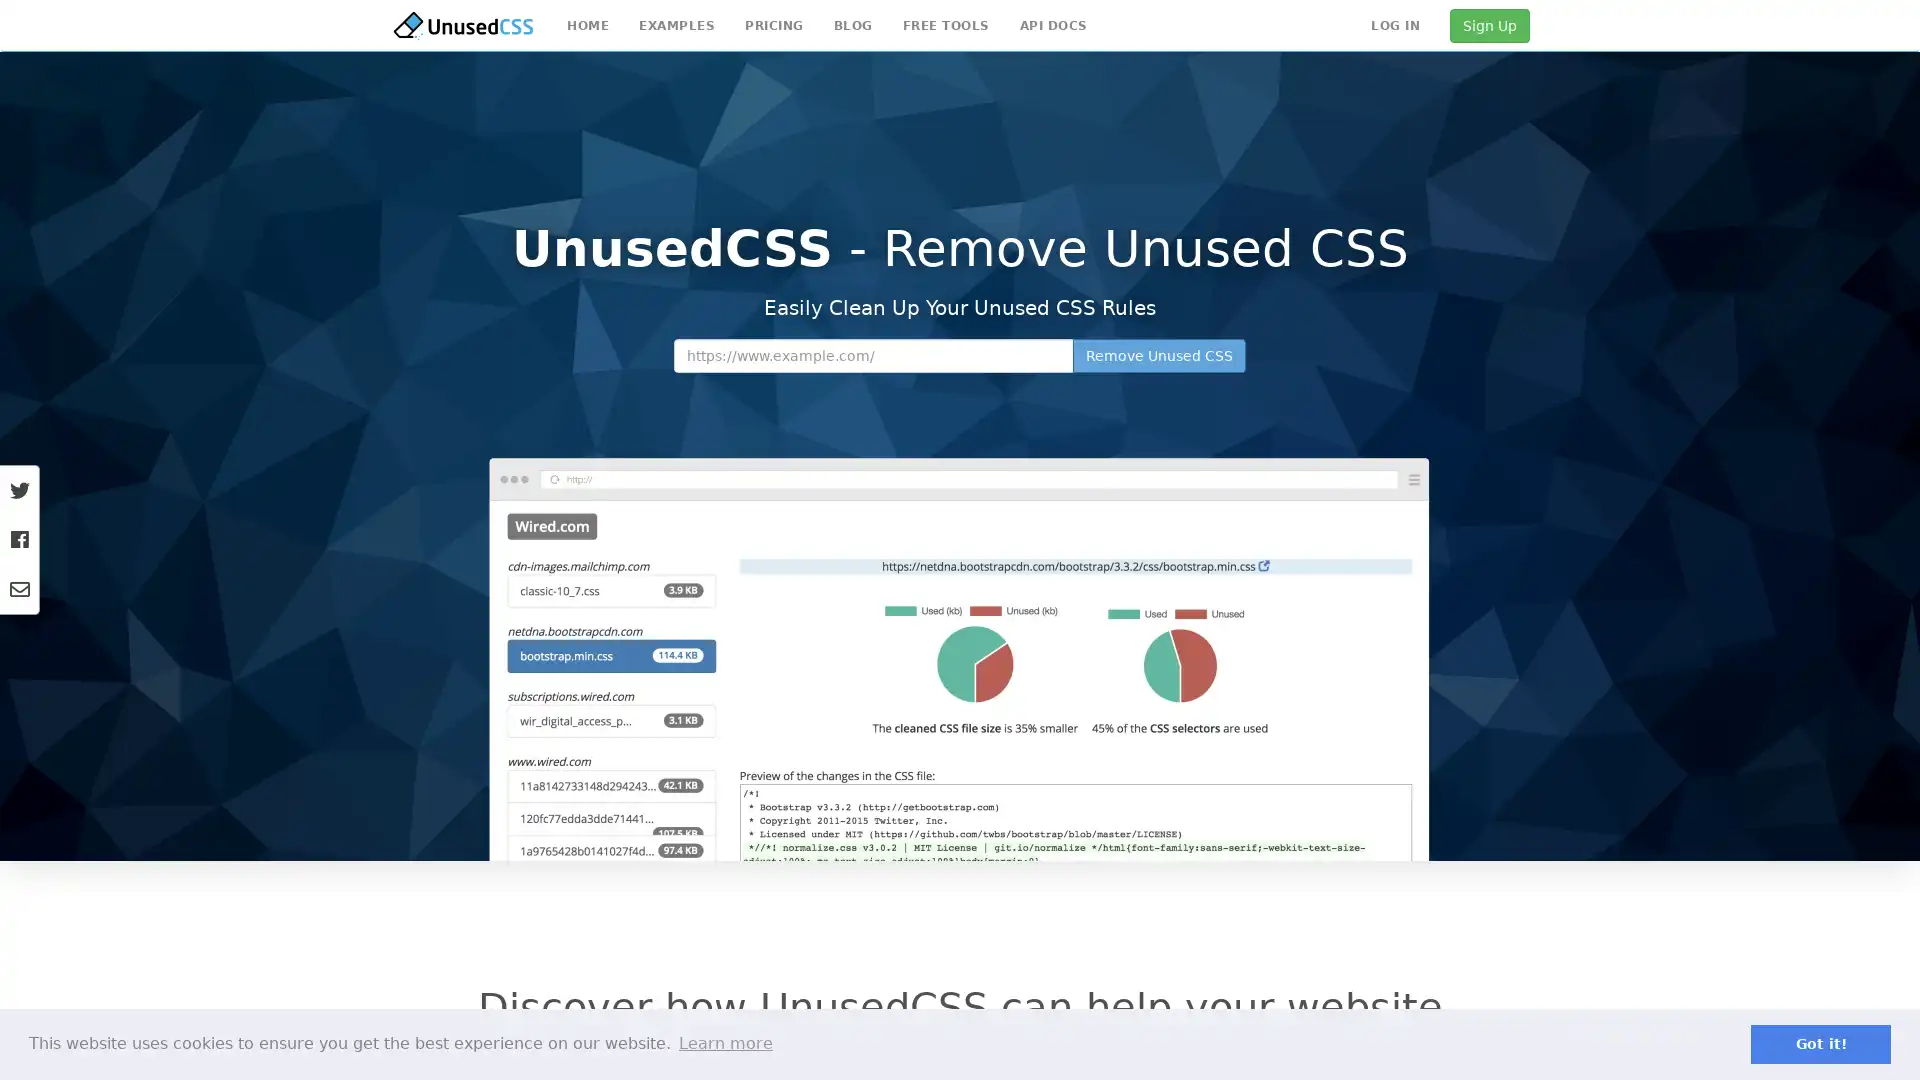  I want to click on Remove Unused CSS, so click(1159, 354).